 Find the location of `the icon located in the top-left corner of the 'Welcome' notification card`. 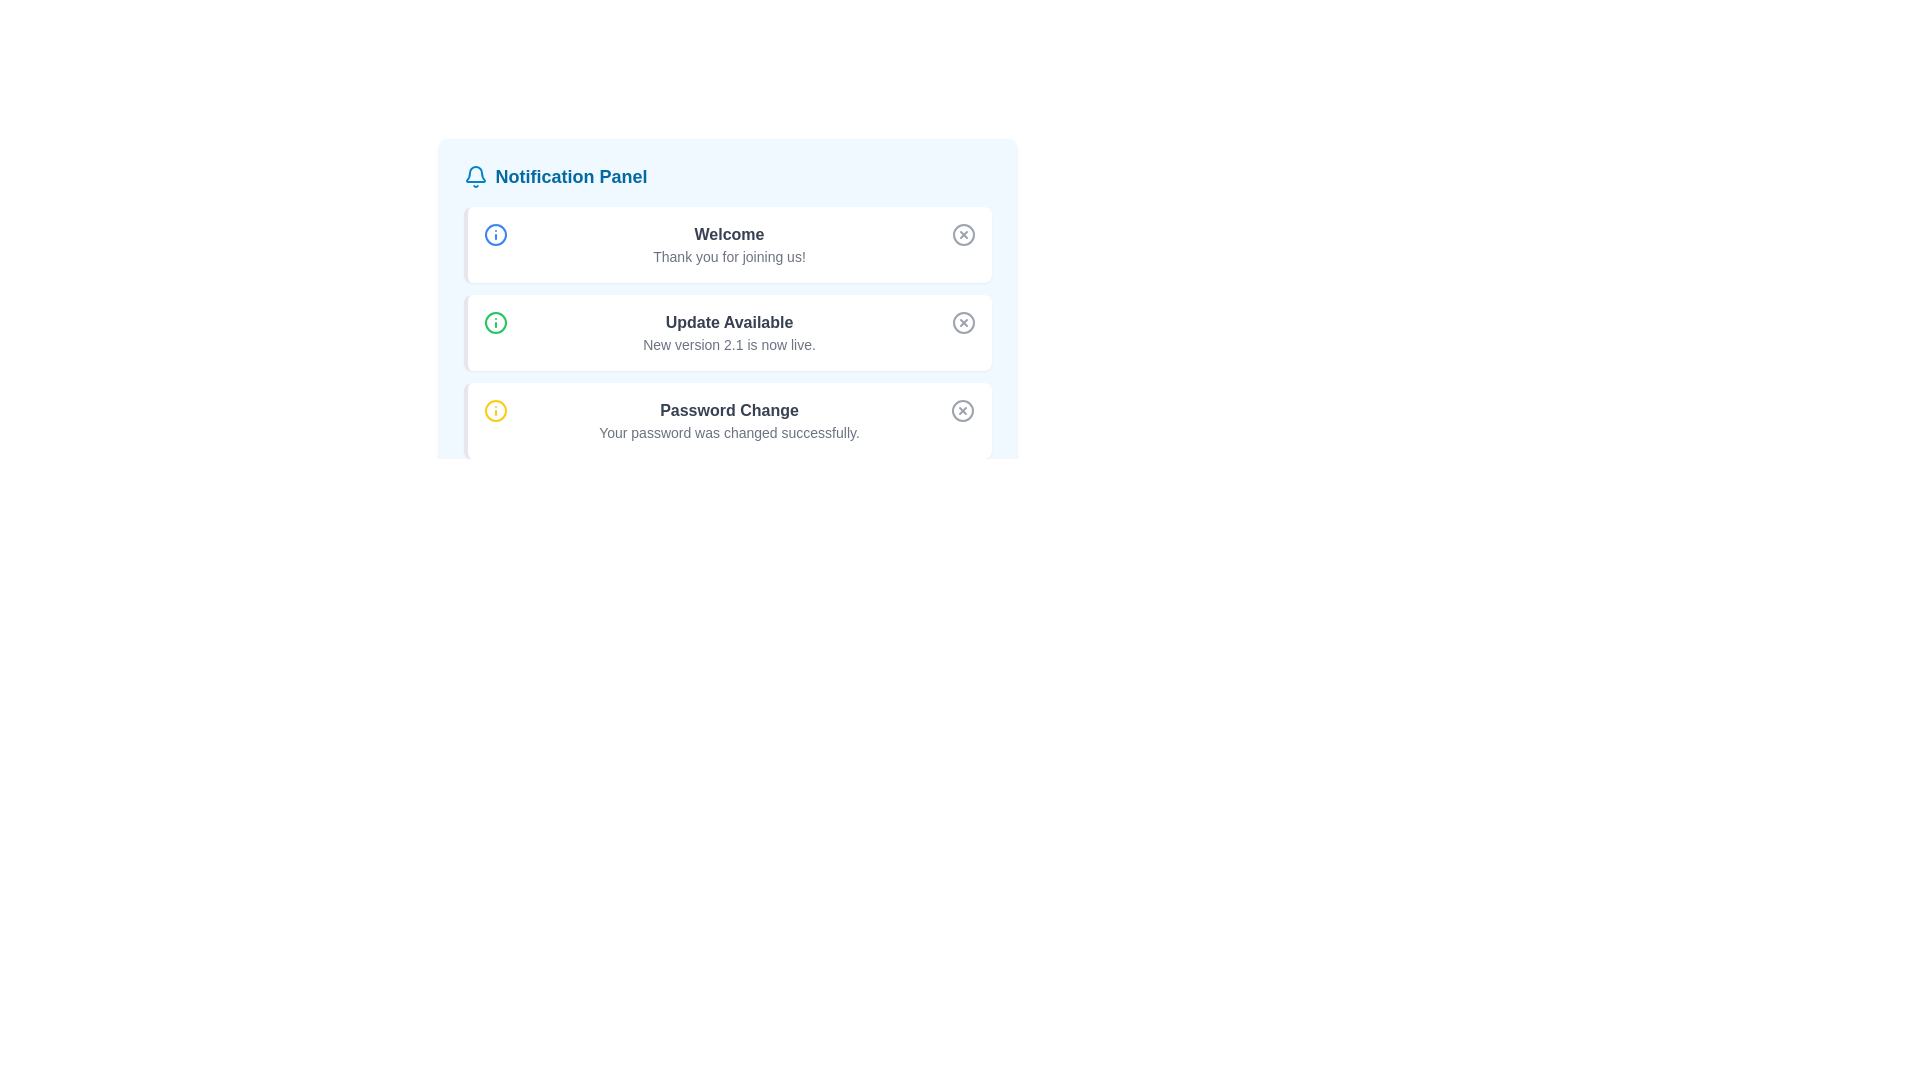

the icon located in the top-left corner of the 'Welcome' notification card is located at coordinates (495, 234).